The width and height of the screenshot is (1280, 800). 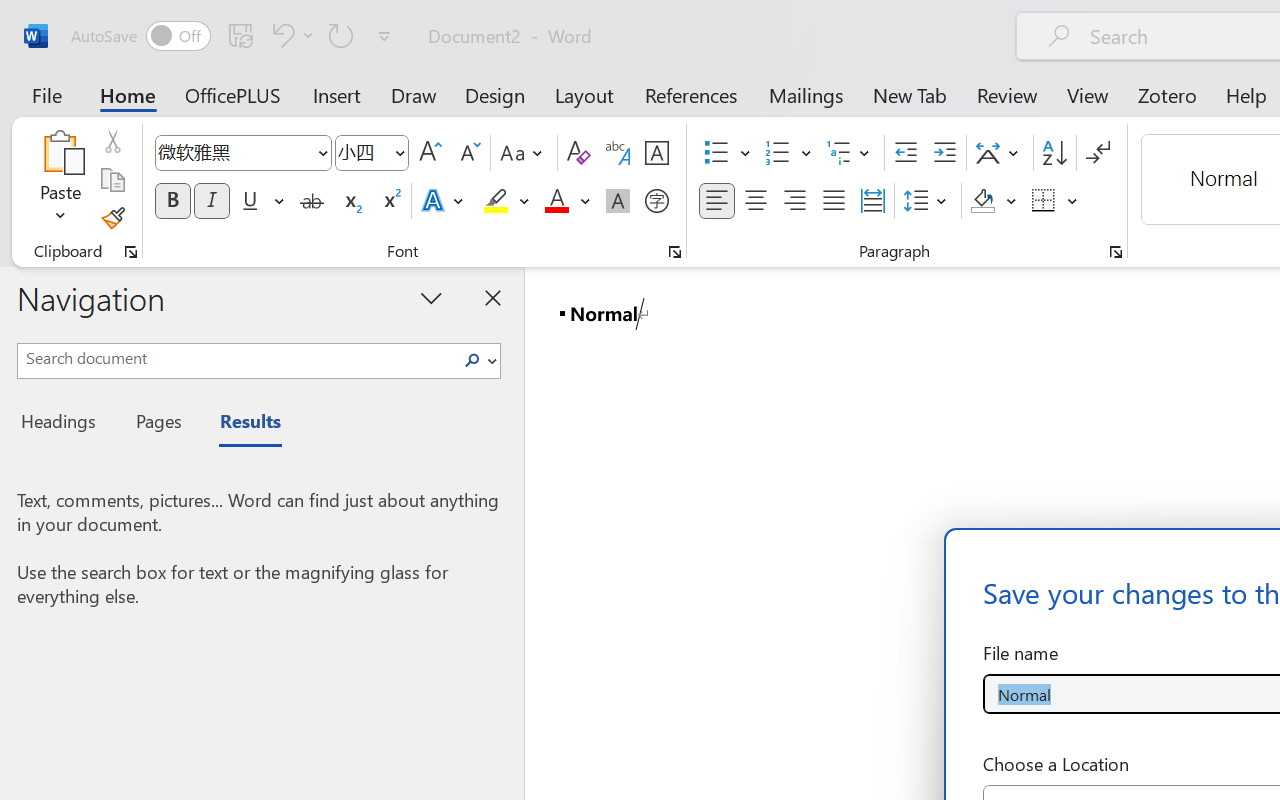 I want to click on 'Review', so click(x=1007, y=94).